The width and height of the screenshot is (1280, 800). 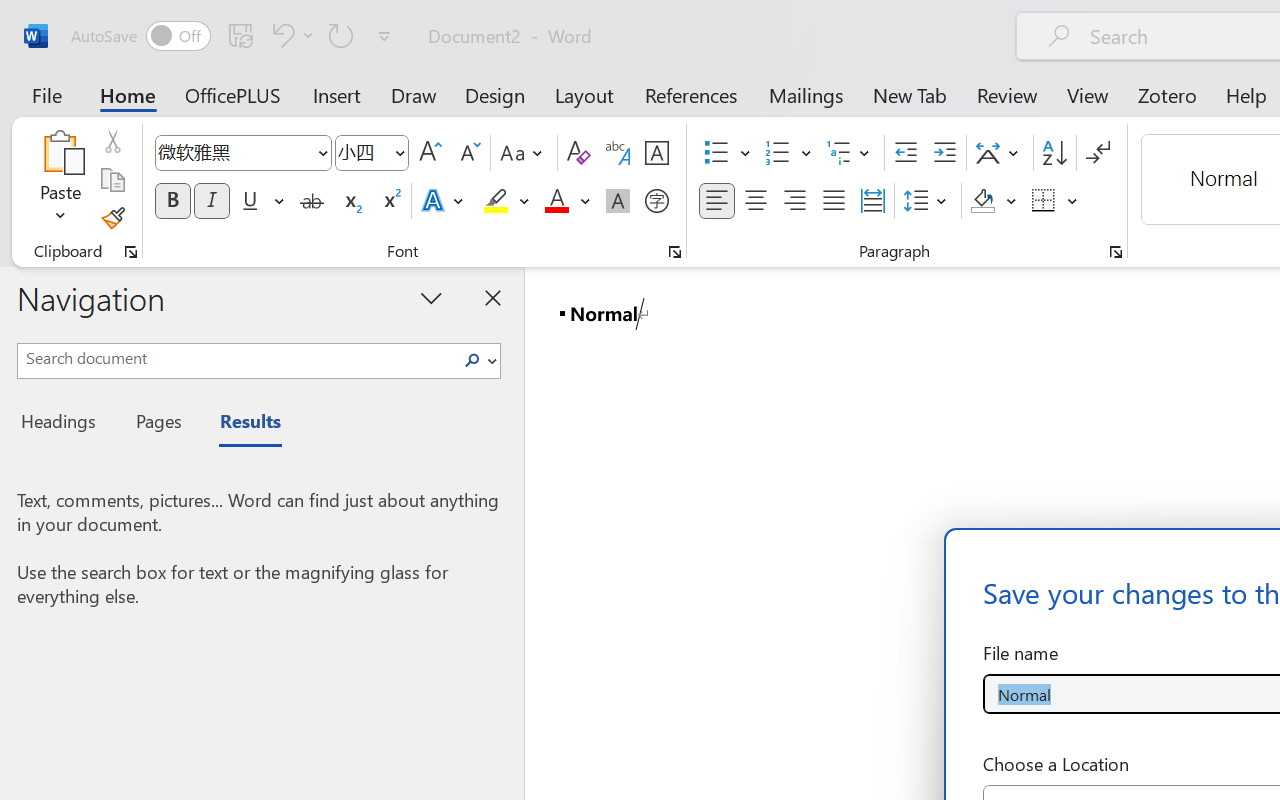 I want to click on 'Review', so click(x=1007, y=94).